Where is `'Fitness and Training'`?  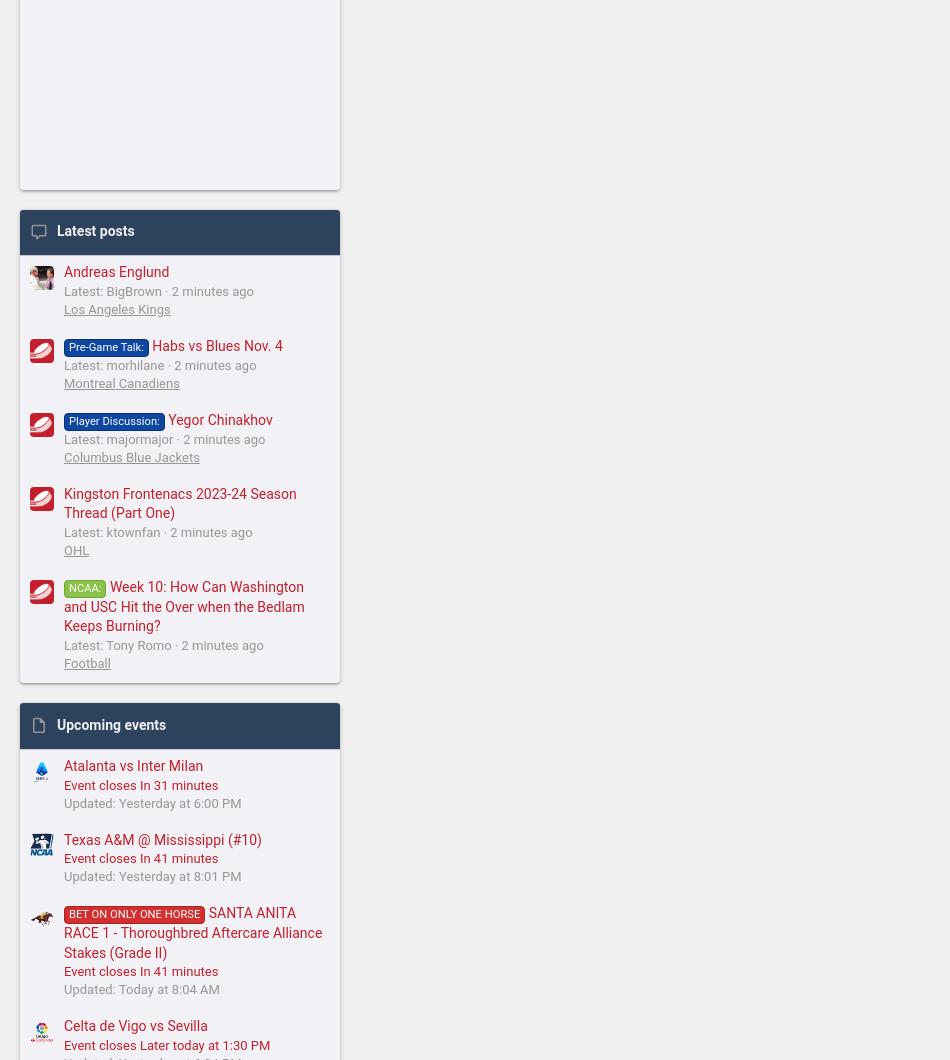 'Fitness and Training' is located at coordinates (148, 371).